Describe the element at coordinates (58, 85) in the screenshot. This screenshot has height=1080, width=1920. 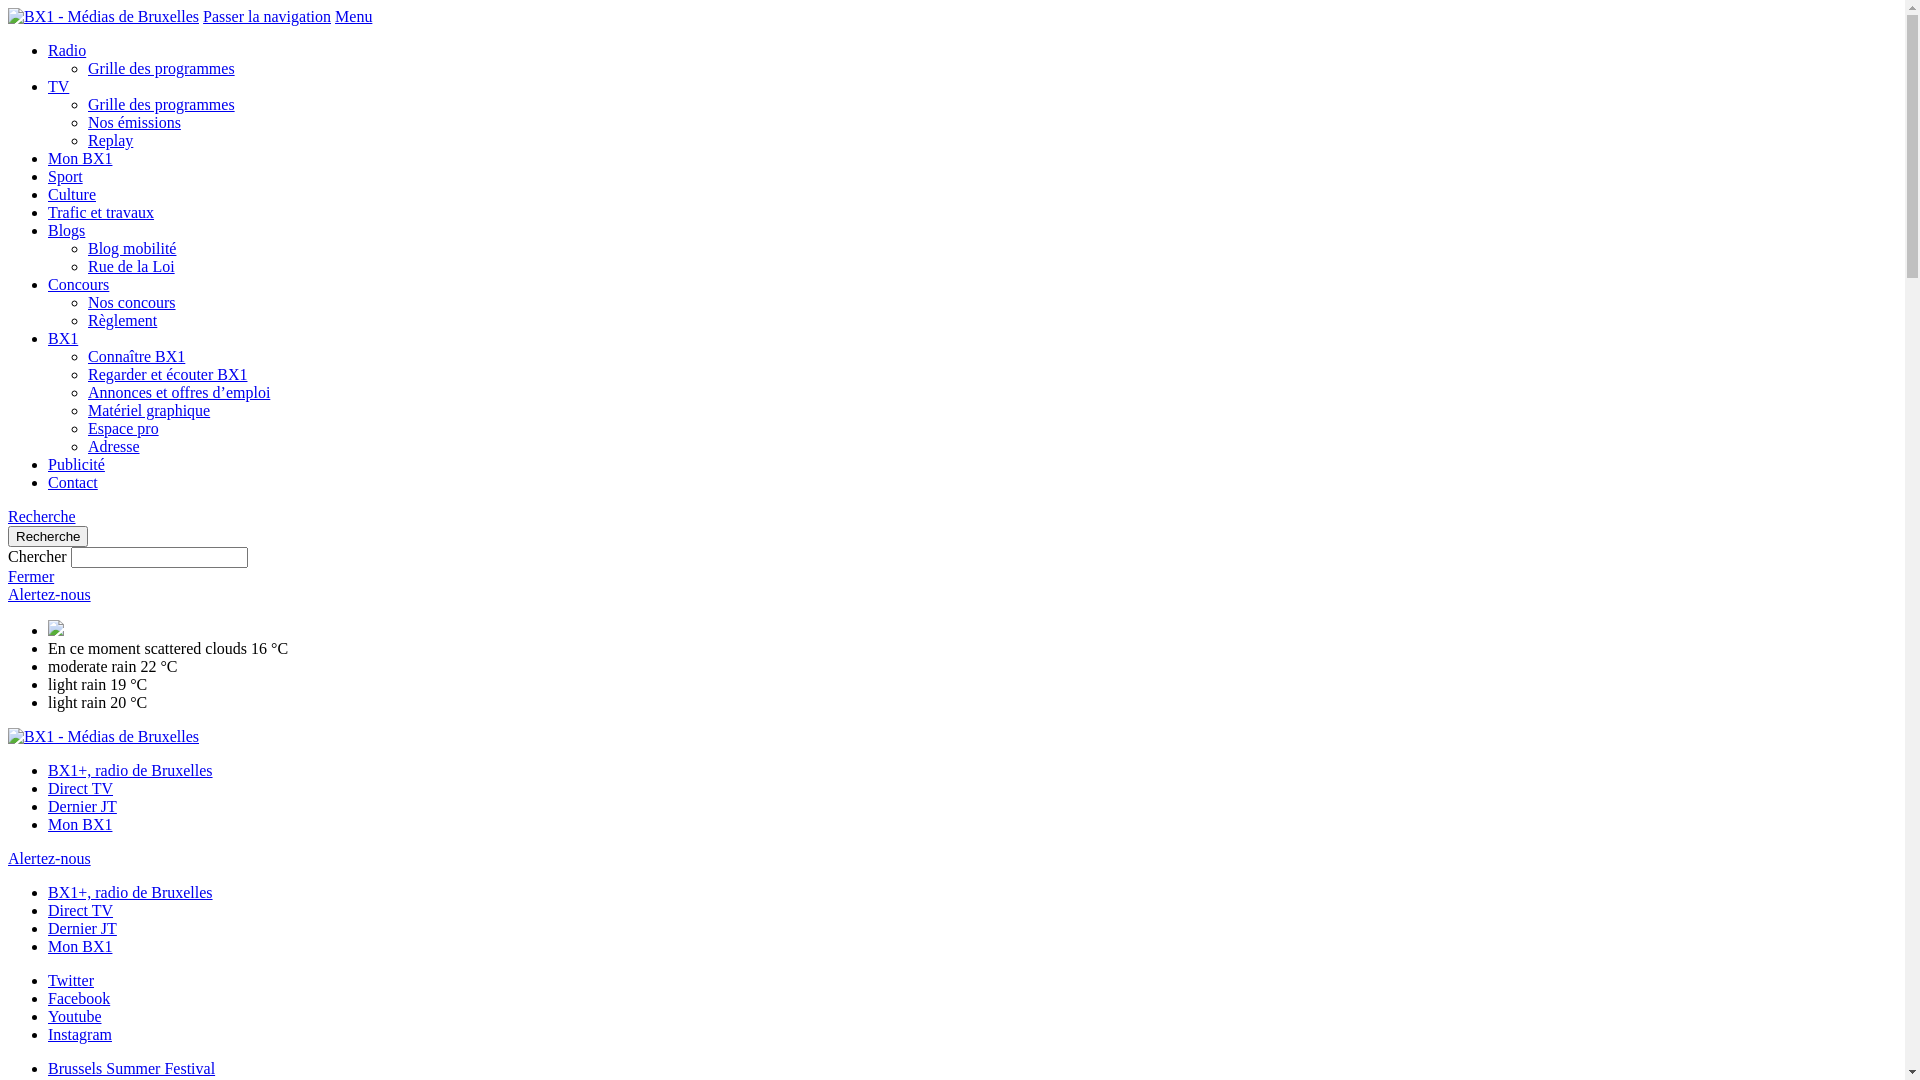
I see `'TV'` at that location.